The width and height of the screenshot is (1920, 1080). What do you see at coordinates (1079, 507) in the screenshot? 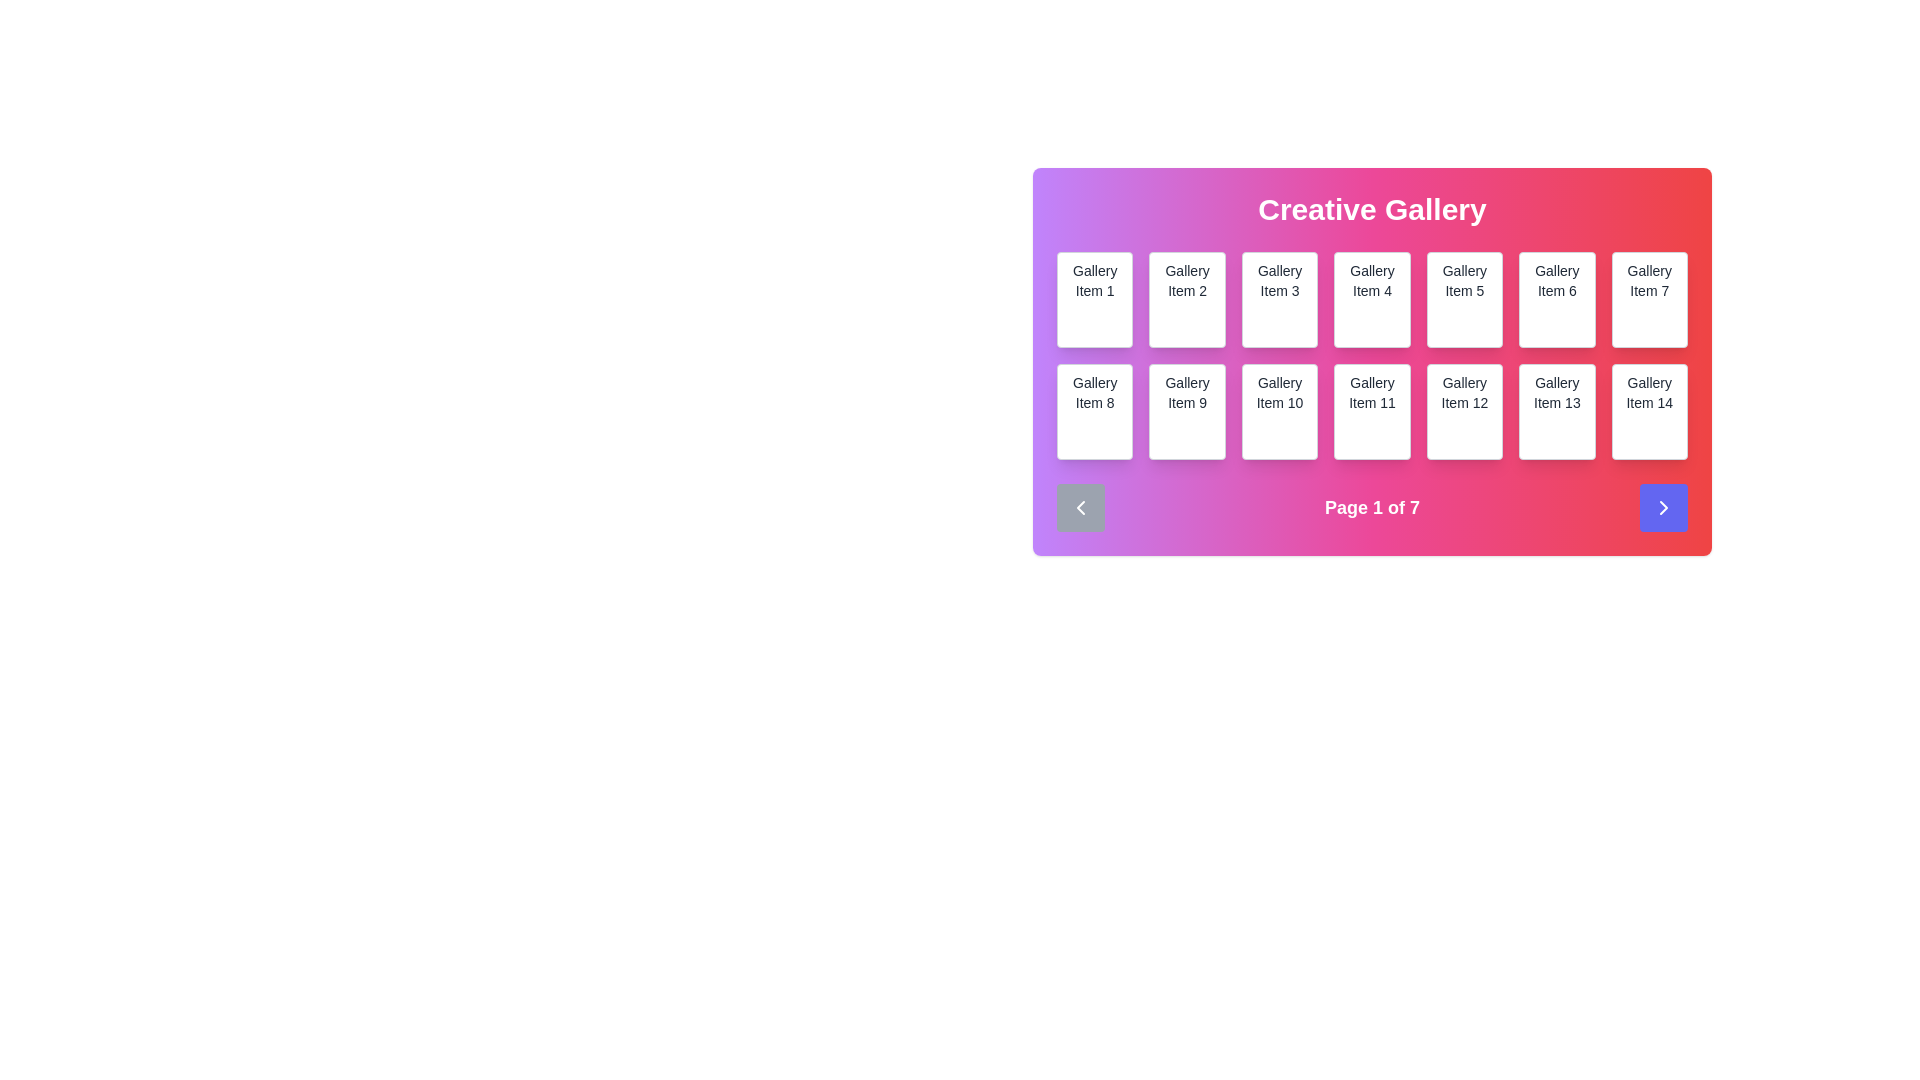
I see `the pagination control button located at the bottom-left of the gallery section` at bounding box center [1079, 507].